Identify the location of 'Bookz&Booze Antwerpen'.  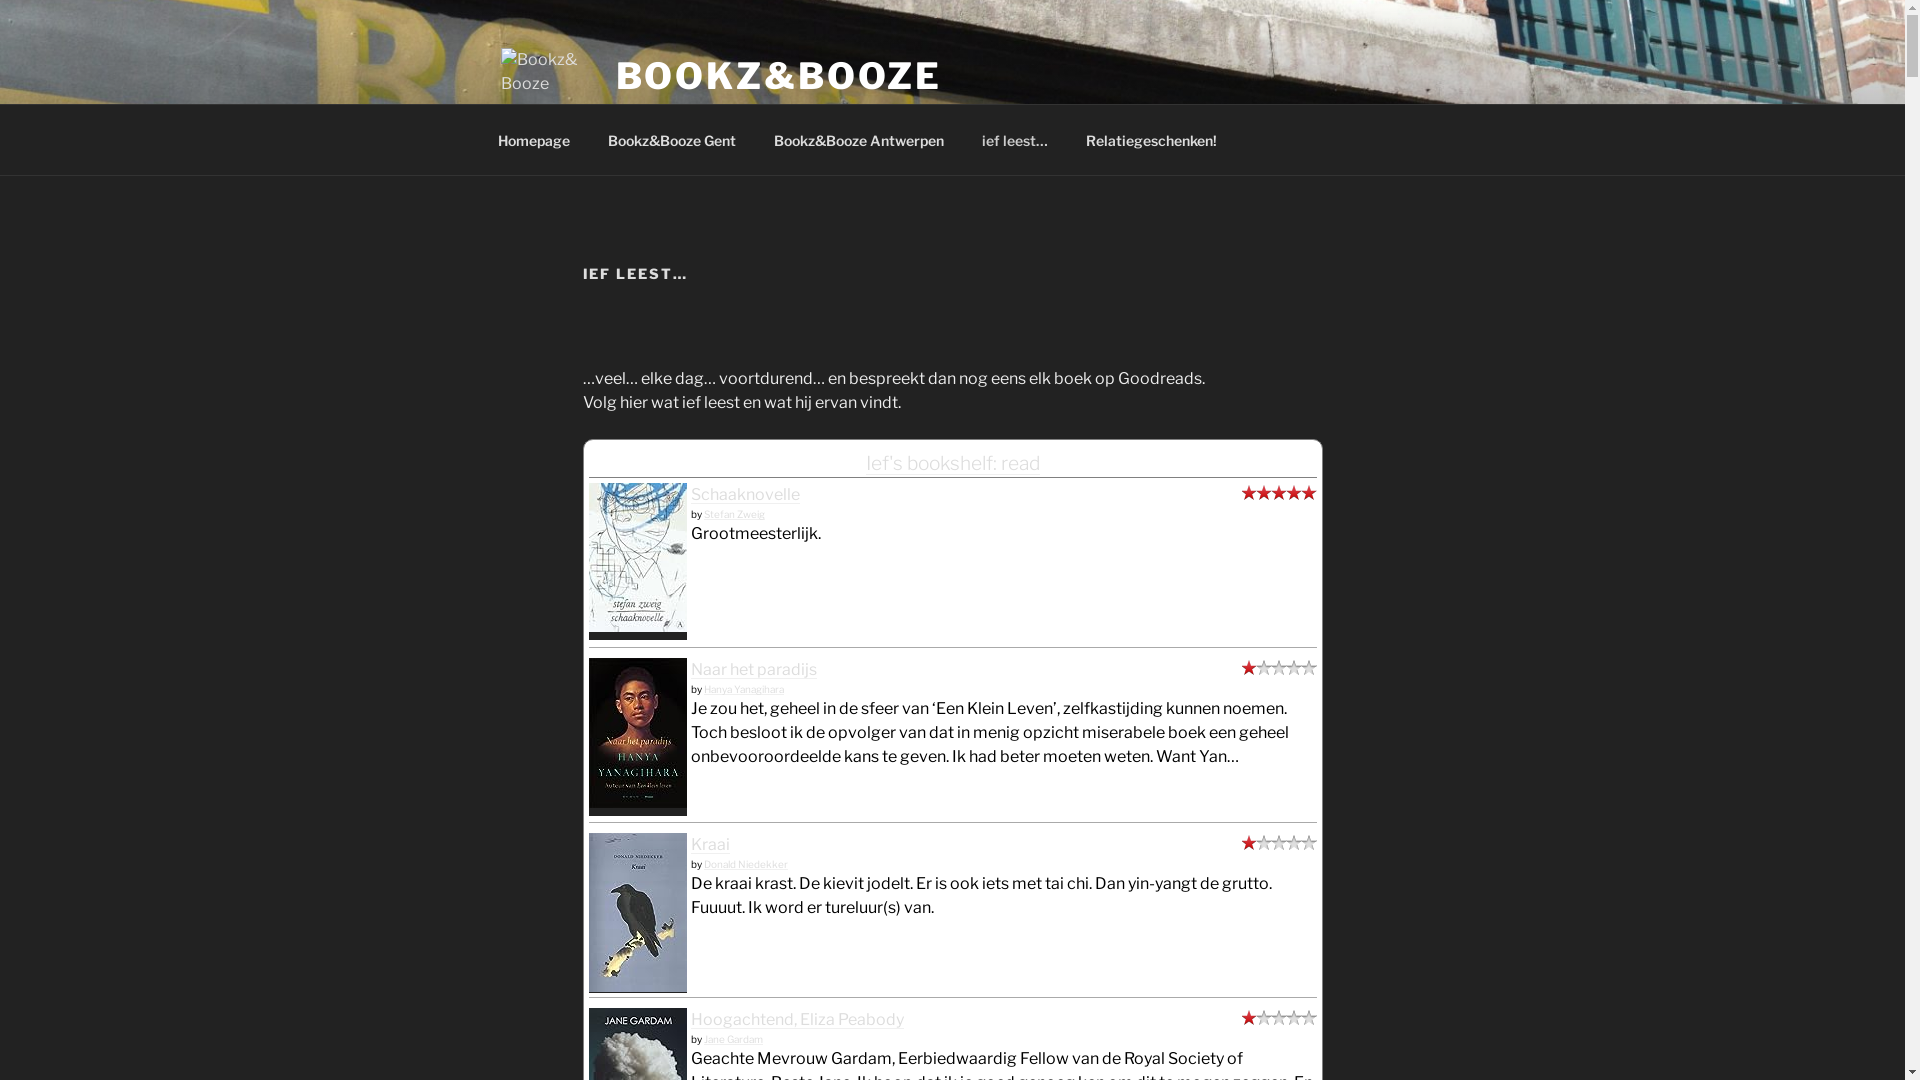
(858, 139).